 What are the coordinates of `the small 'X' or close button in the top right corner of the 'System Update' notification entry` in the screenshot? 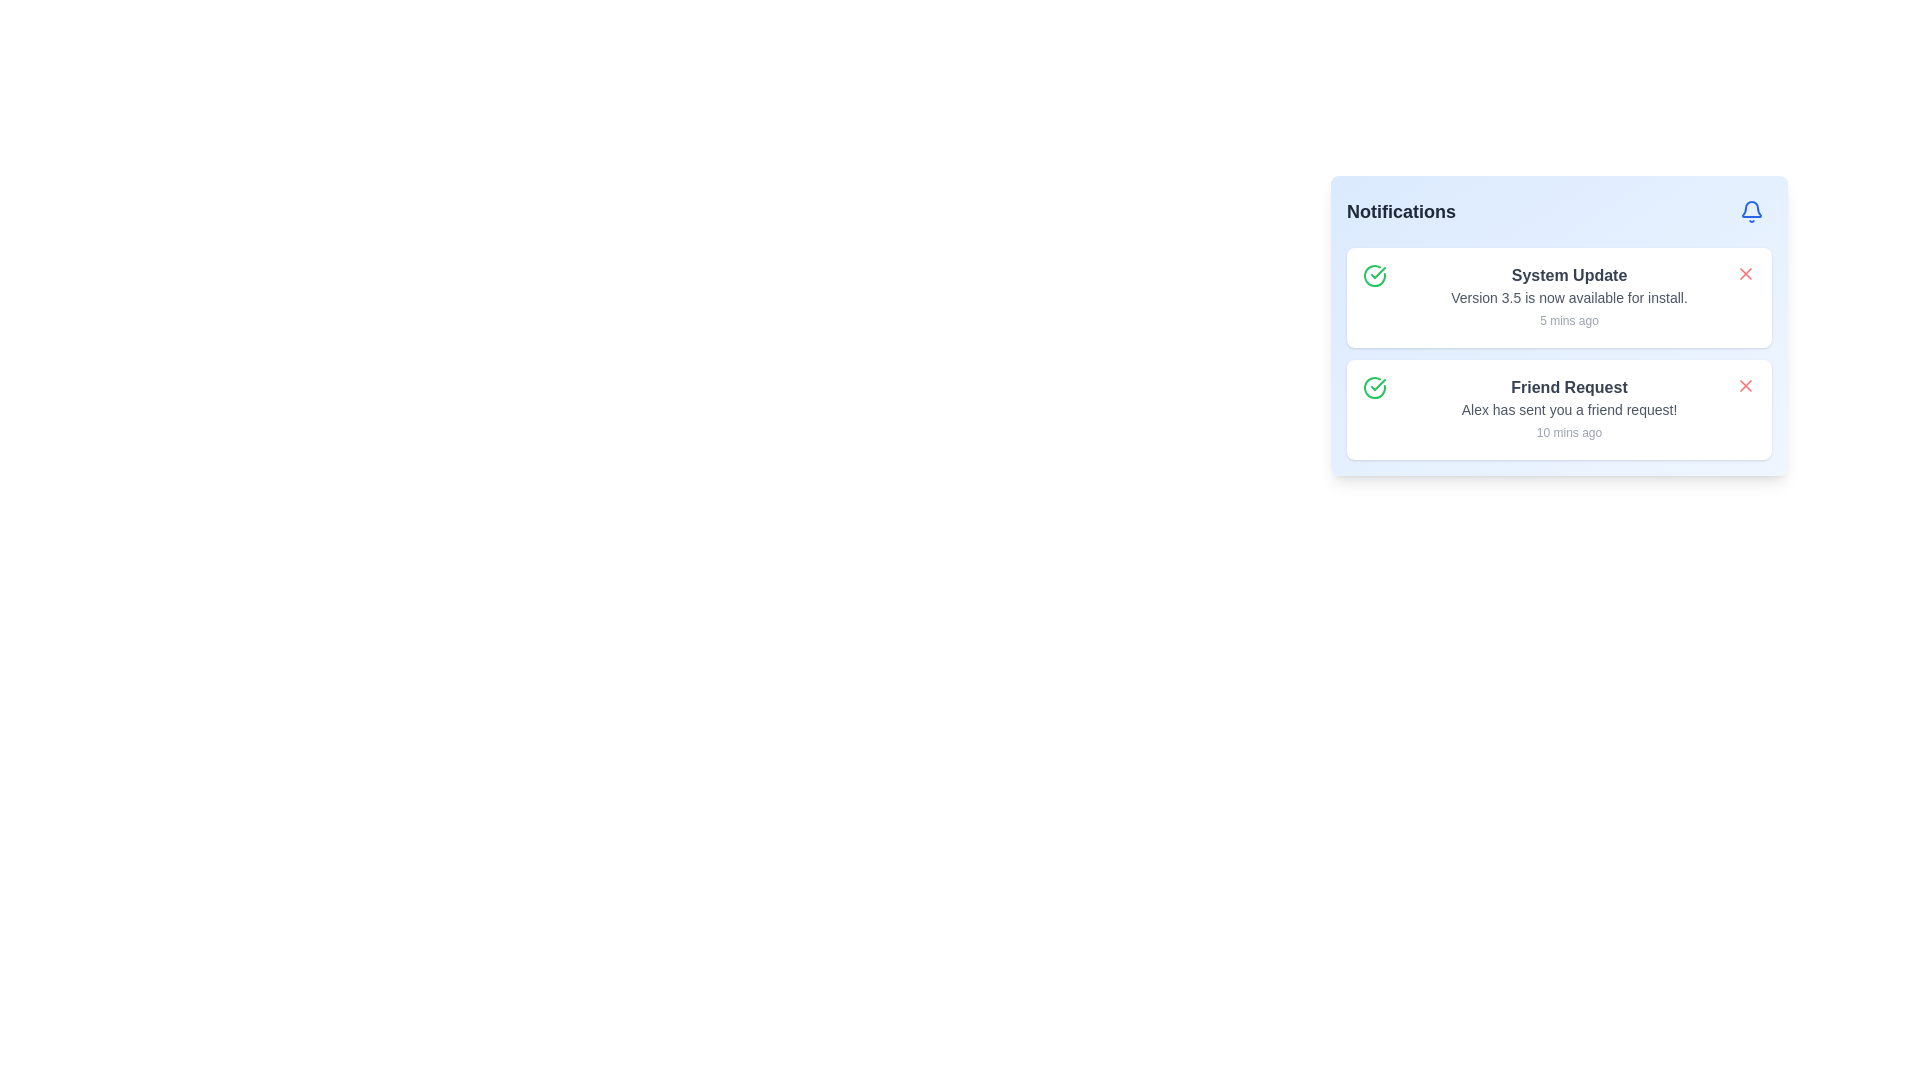 It's located at (1745, 273).